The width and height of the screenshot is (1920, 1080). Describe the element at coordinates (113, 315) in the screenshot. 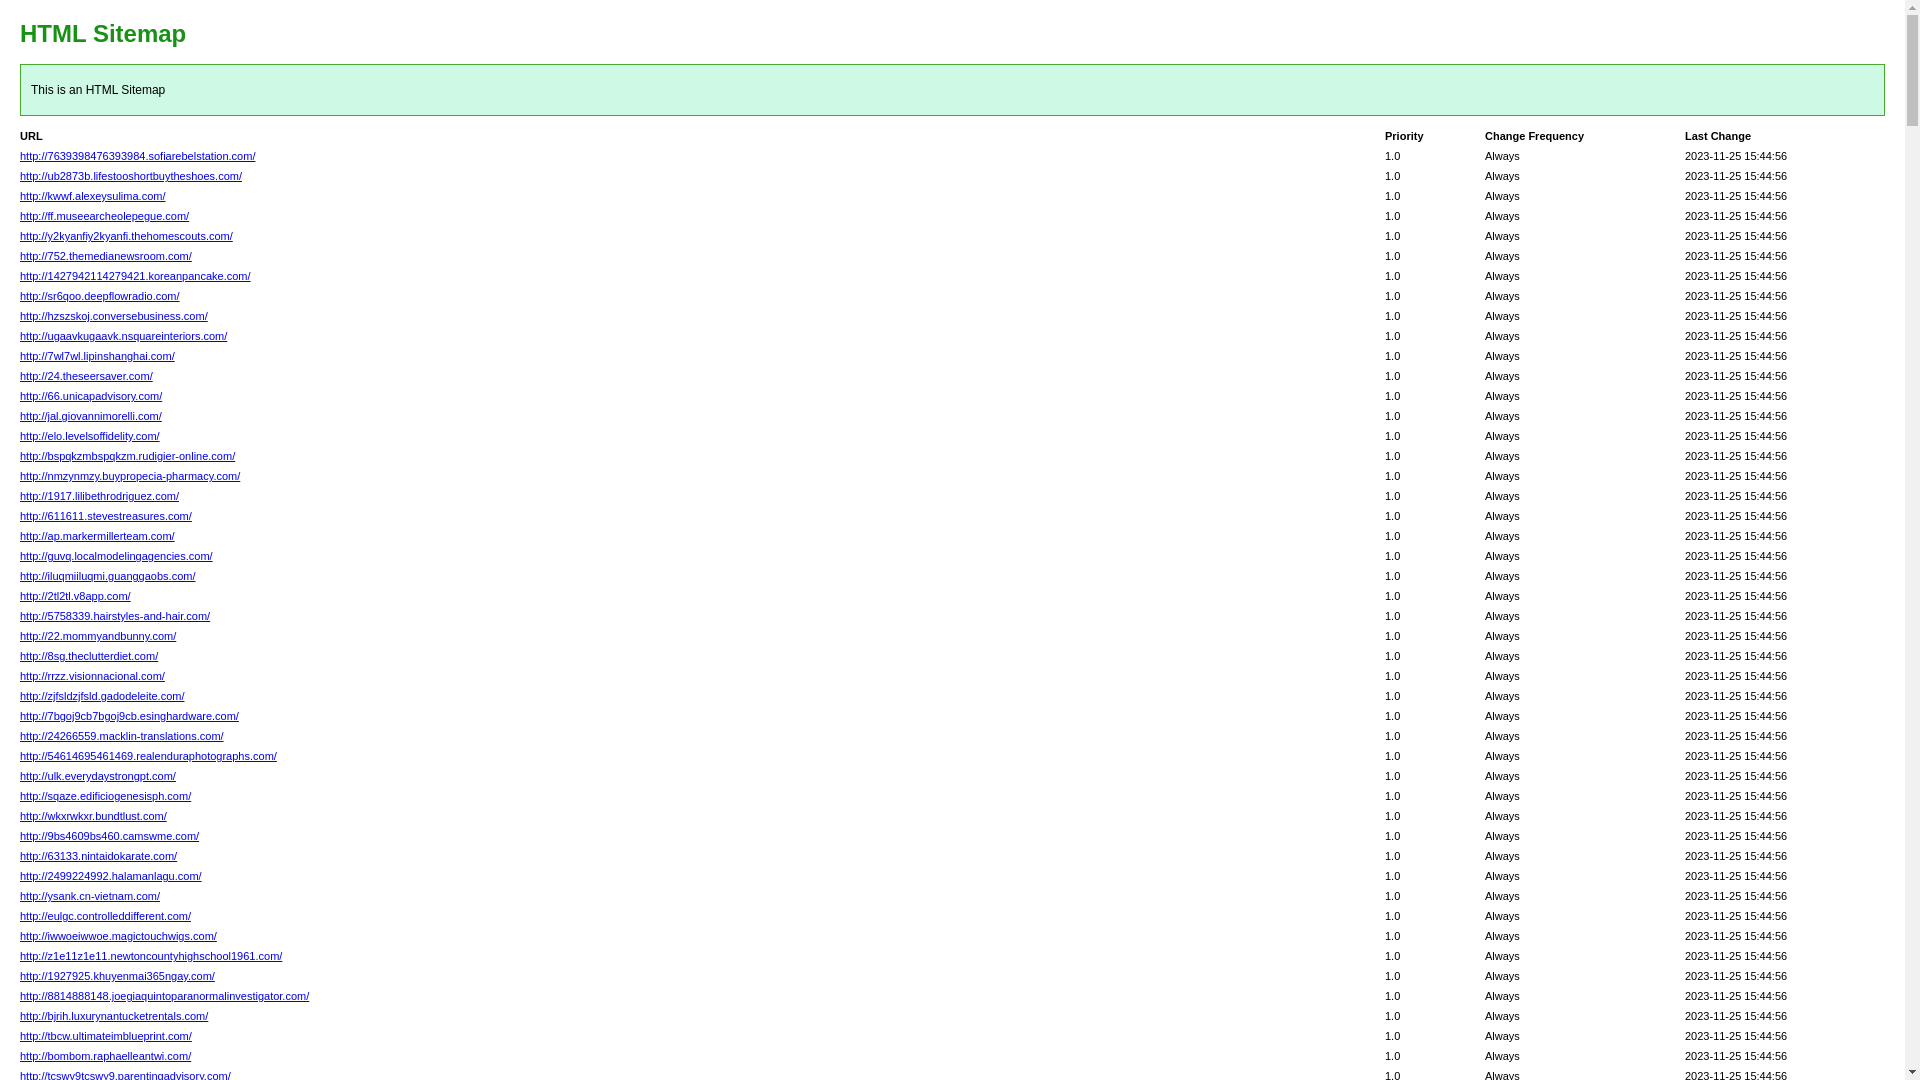

I see `'http://hzszskoj.conversebusiness.com/'` at that location.